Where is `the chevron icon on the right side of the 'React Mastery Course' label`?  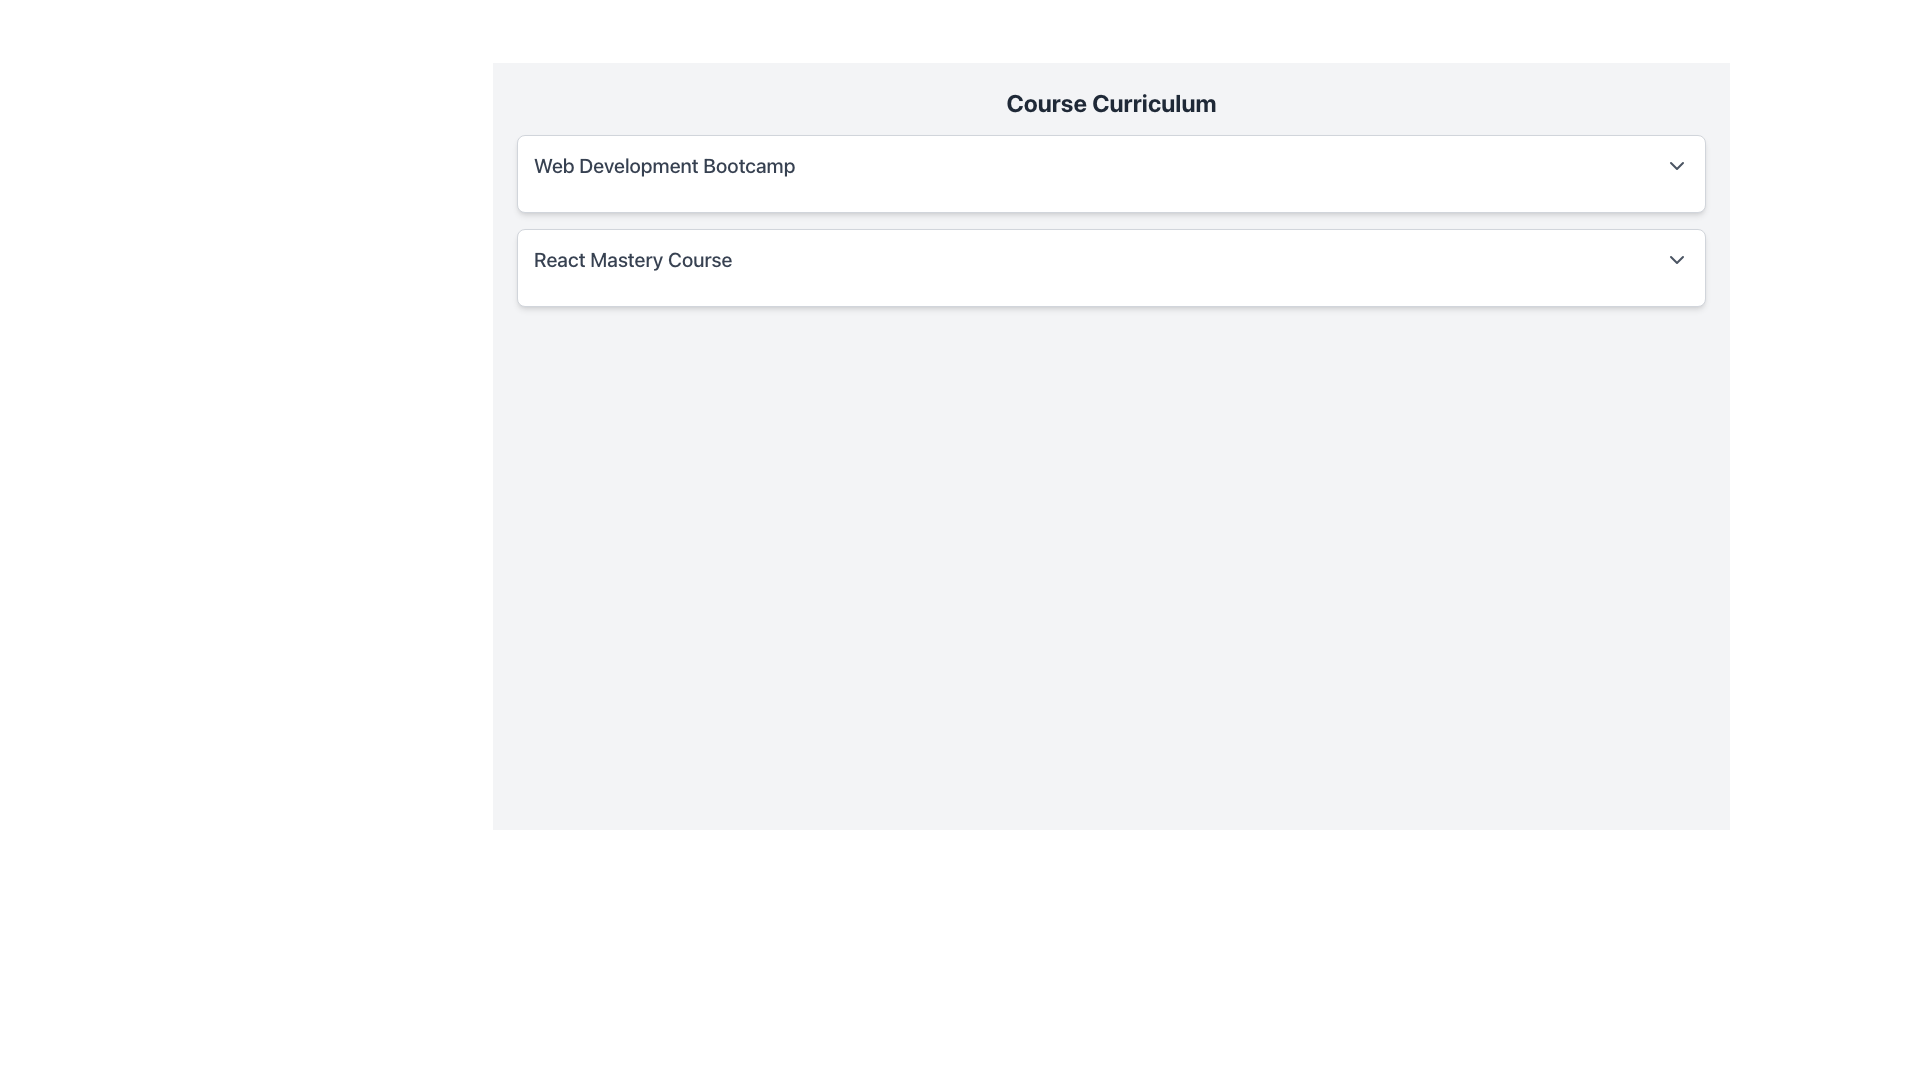
the chevron icon on the right side of the 'React Mastery Course' label is located at coordinates (1676, 258).